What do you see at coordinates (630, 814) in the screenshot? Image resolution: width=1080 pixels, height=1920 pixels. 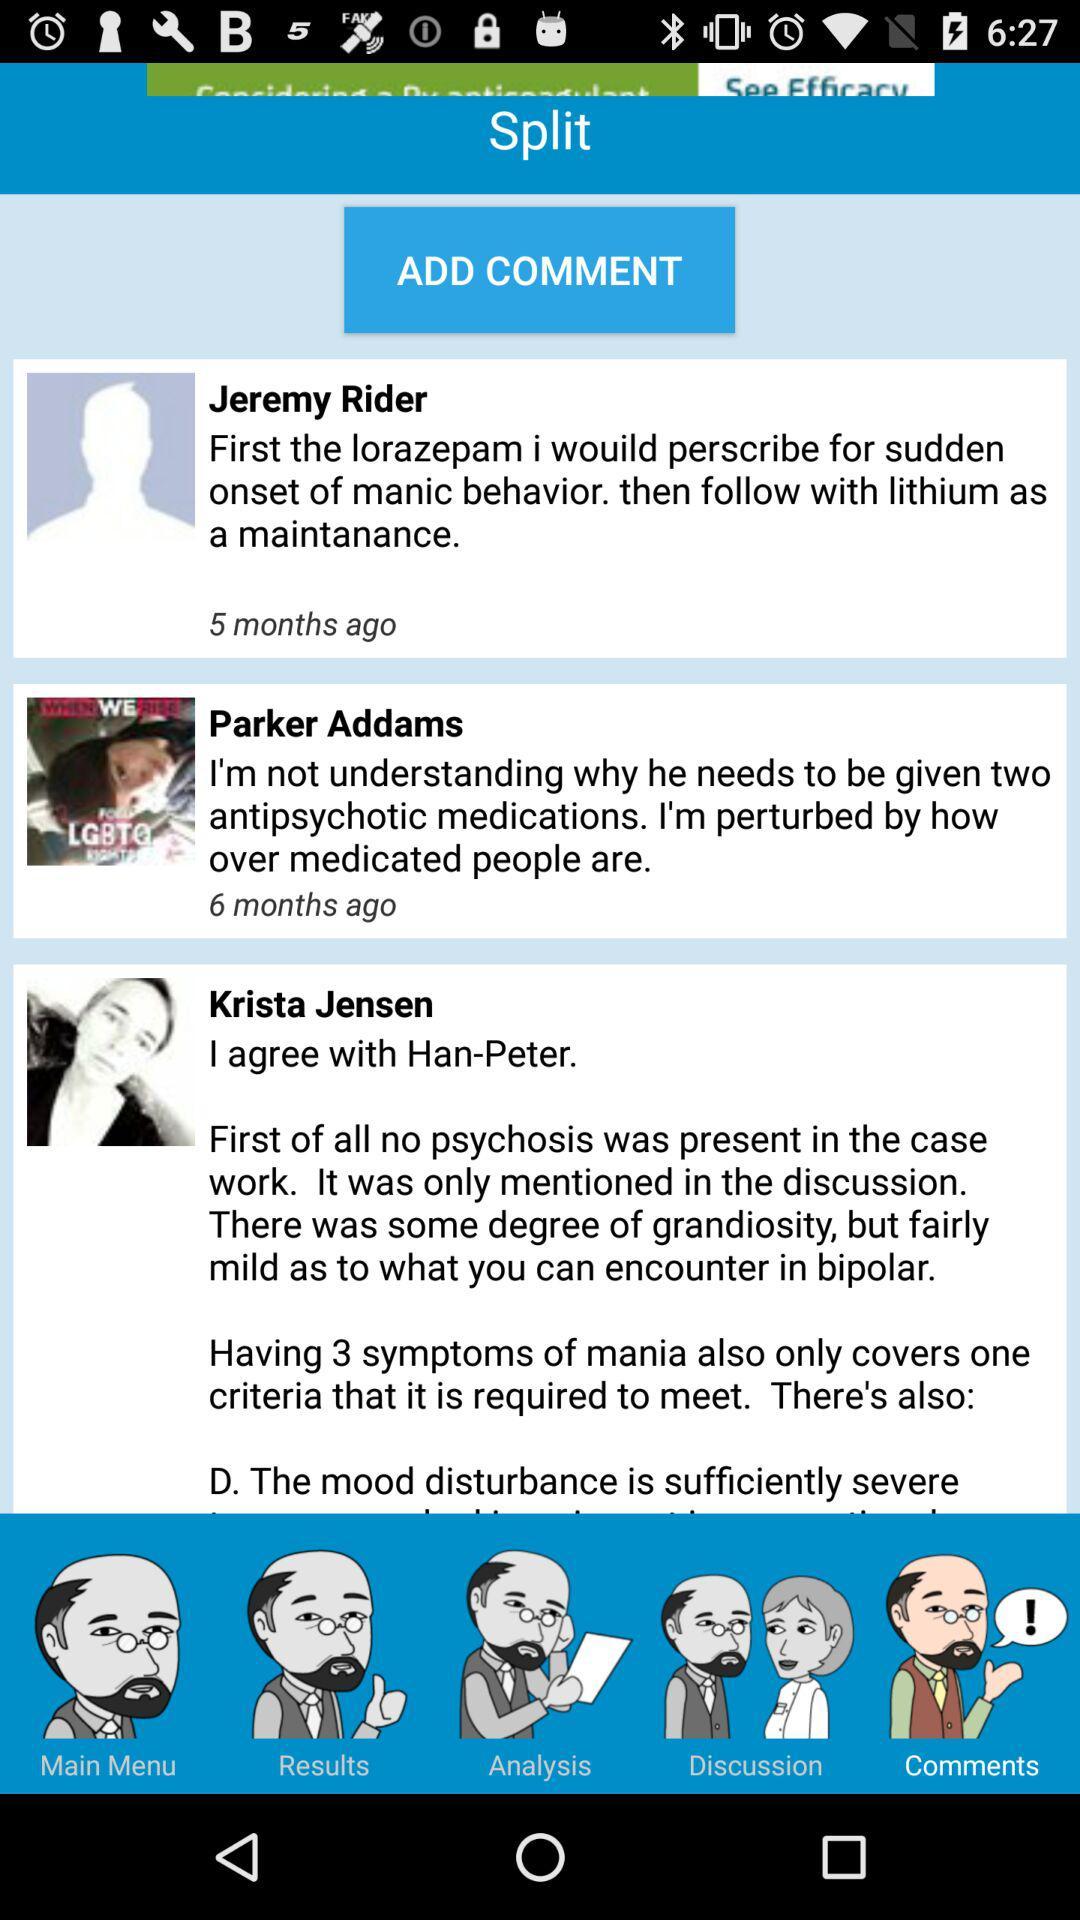 I see `the i m not app` at bounding box center [630, 814].